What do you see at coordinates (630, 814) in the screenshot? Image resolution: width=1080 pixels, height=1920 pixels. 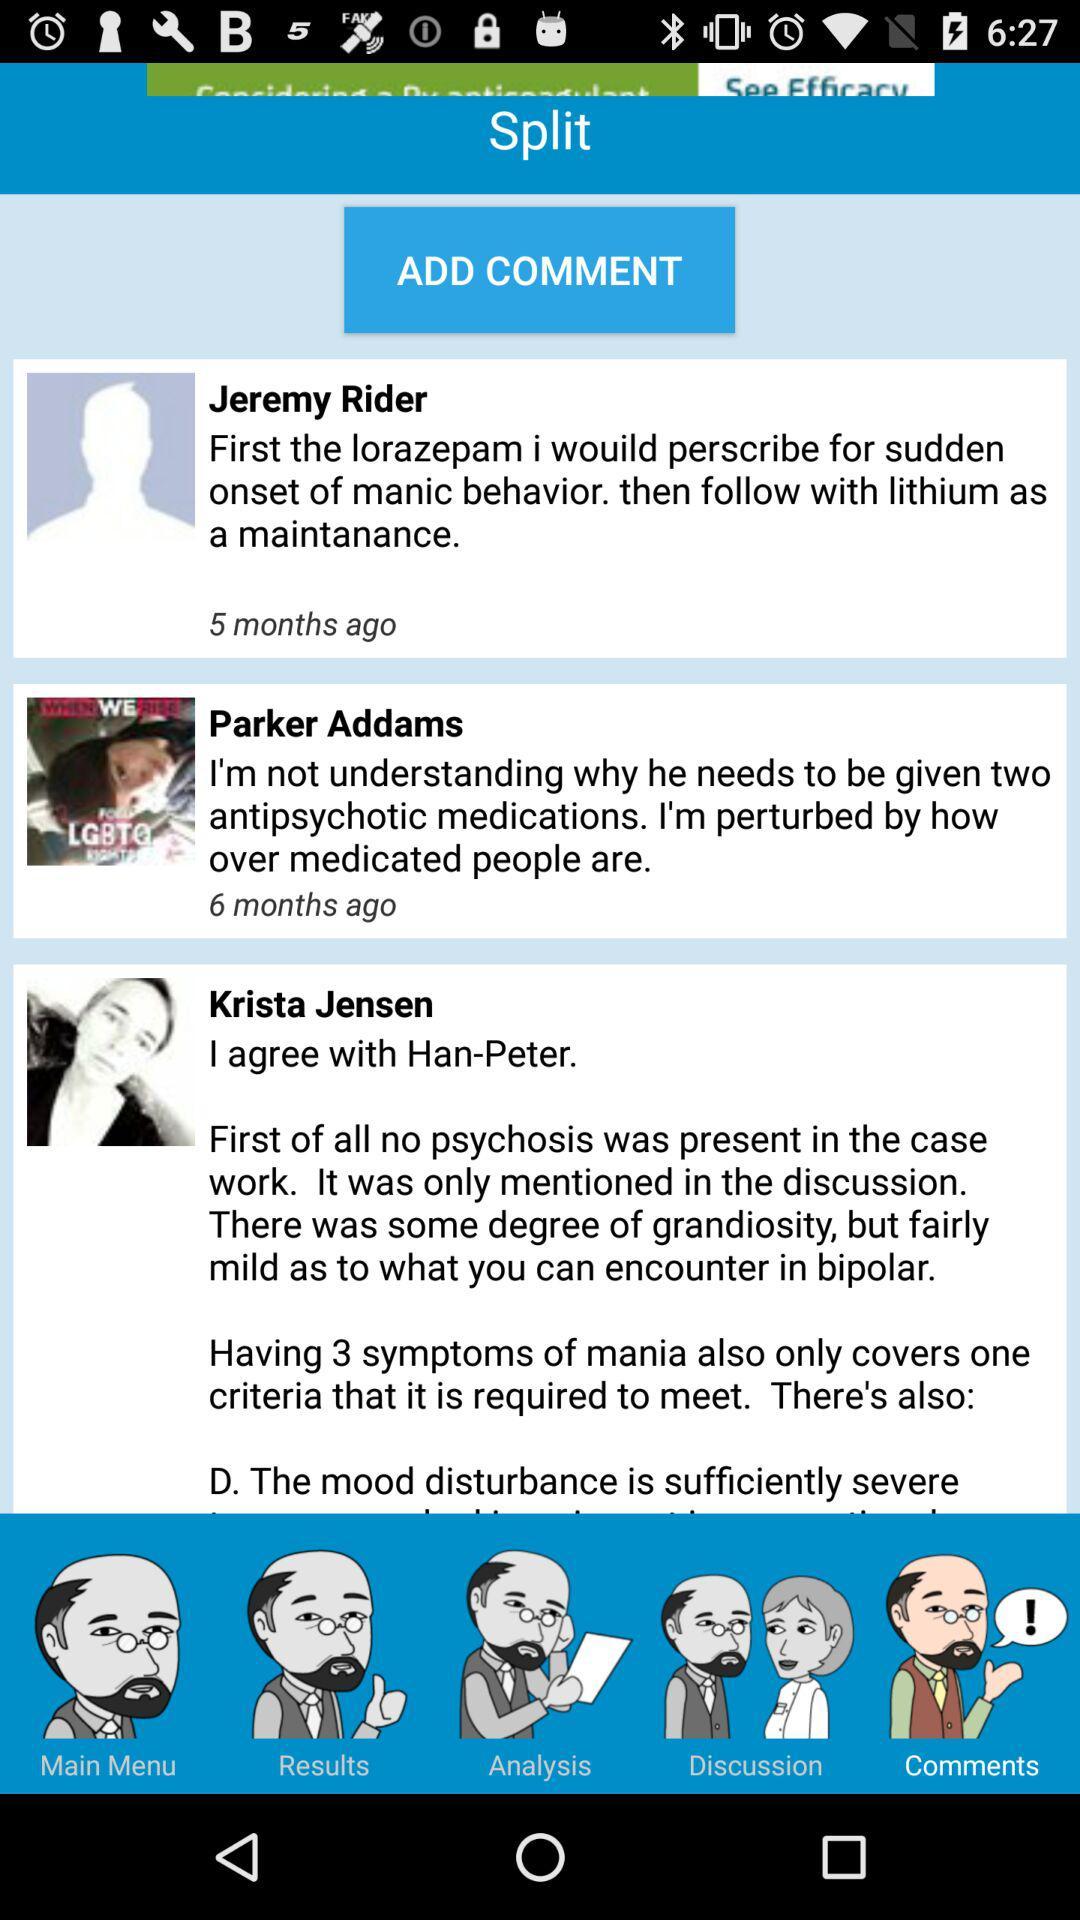 I see `the i m not app` at bounding box center [630, 814].